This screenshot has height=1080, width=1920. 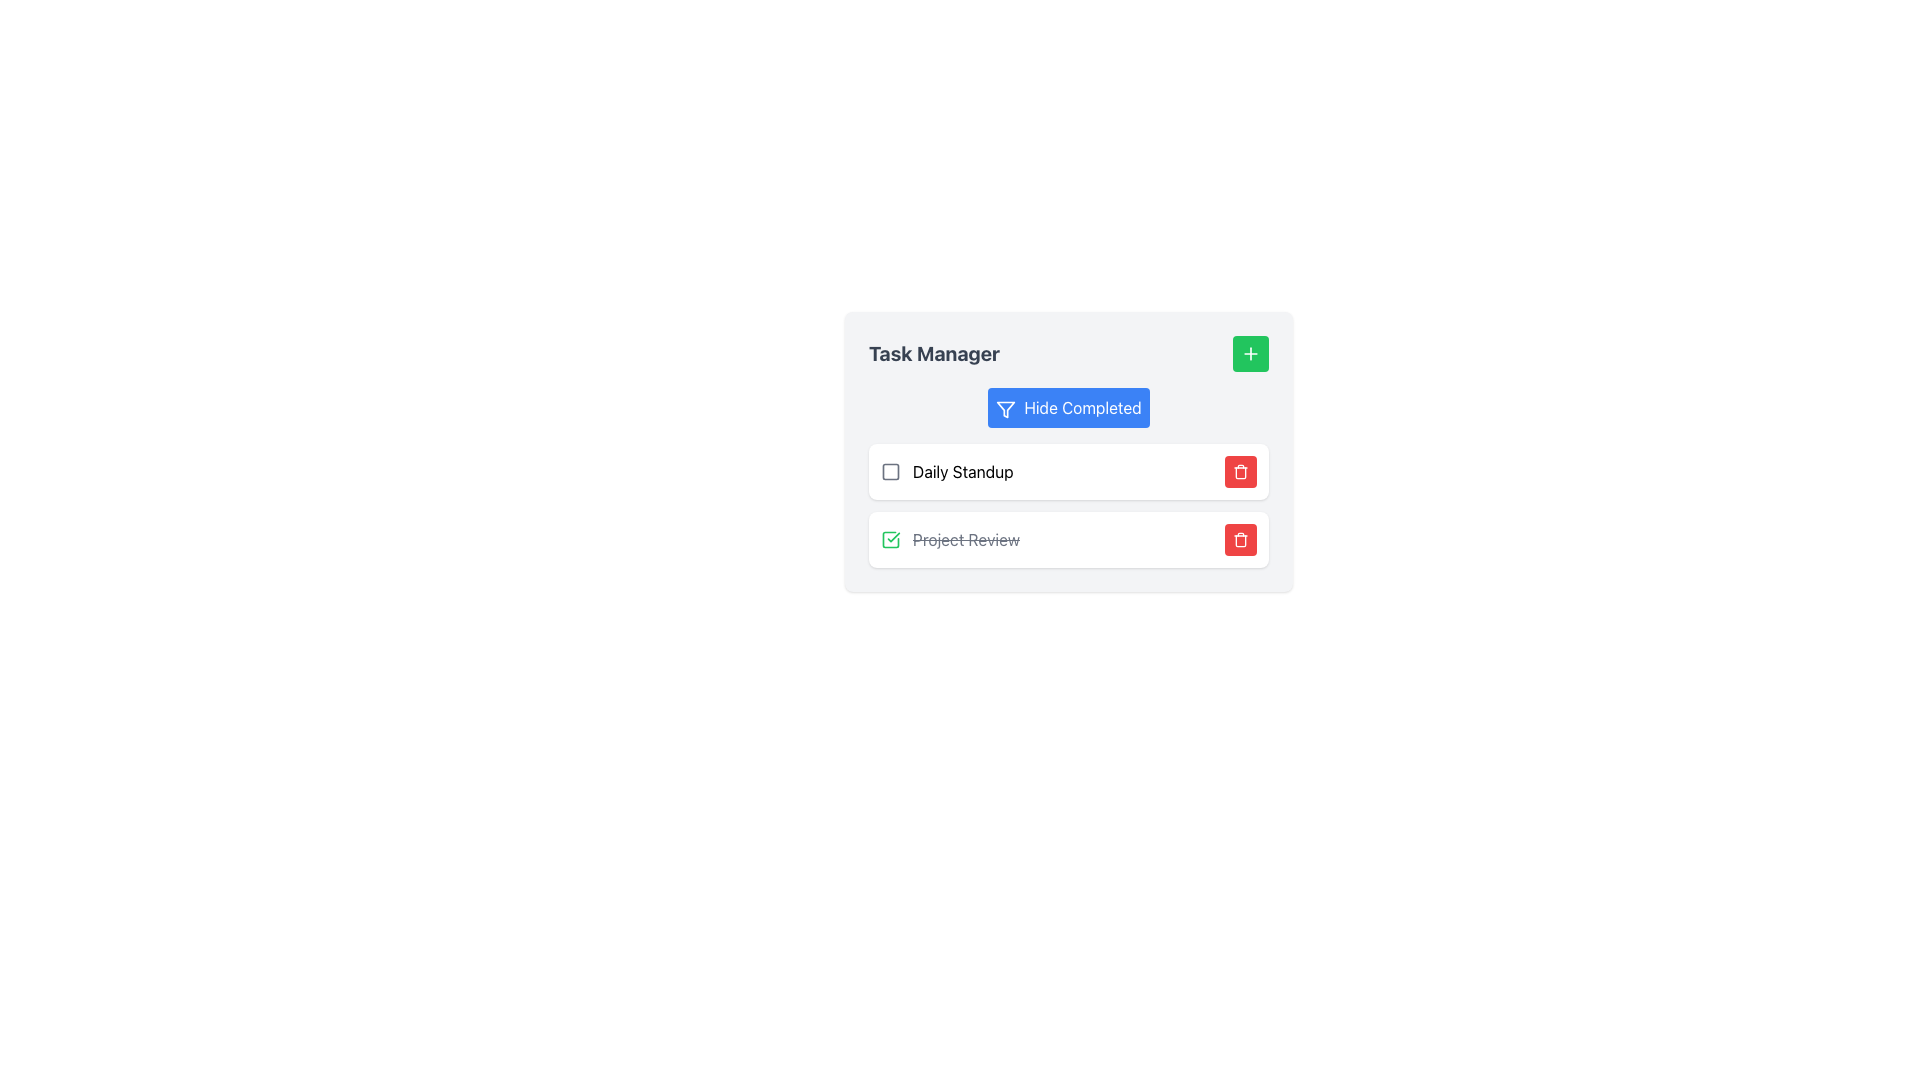 I want to click on the checkbox for the 'Daily Standup' task, so click(x=890, y=471).